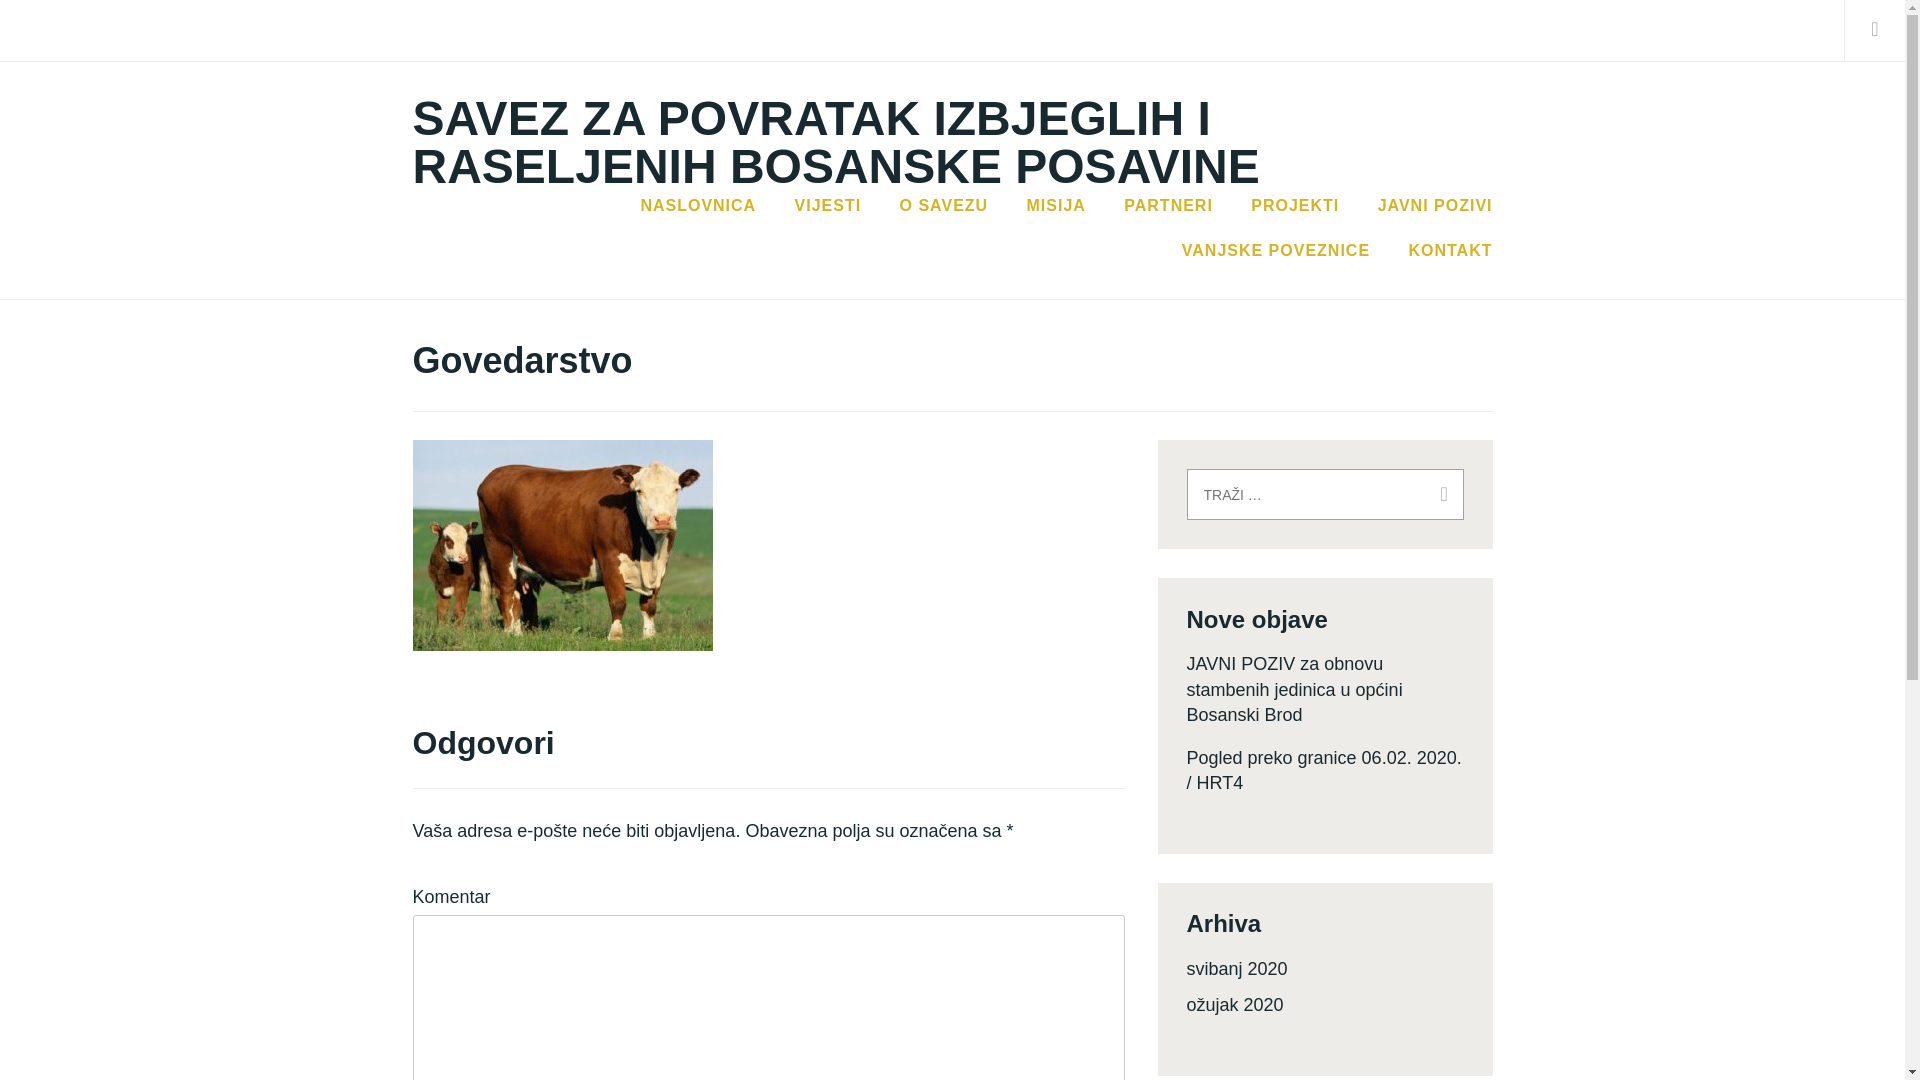 This screenshot has width=1920, height=1080. I want to click on 'Pogled preko granice 06.02. 2020. / HRT4', so click(1323, 769).